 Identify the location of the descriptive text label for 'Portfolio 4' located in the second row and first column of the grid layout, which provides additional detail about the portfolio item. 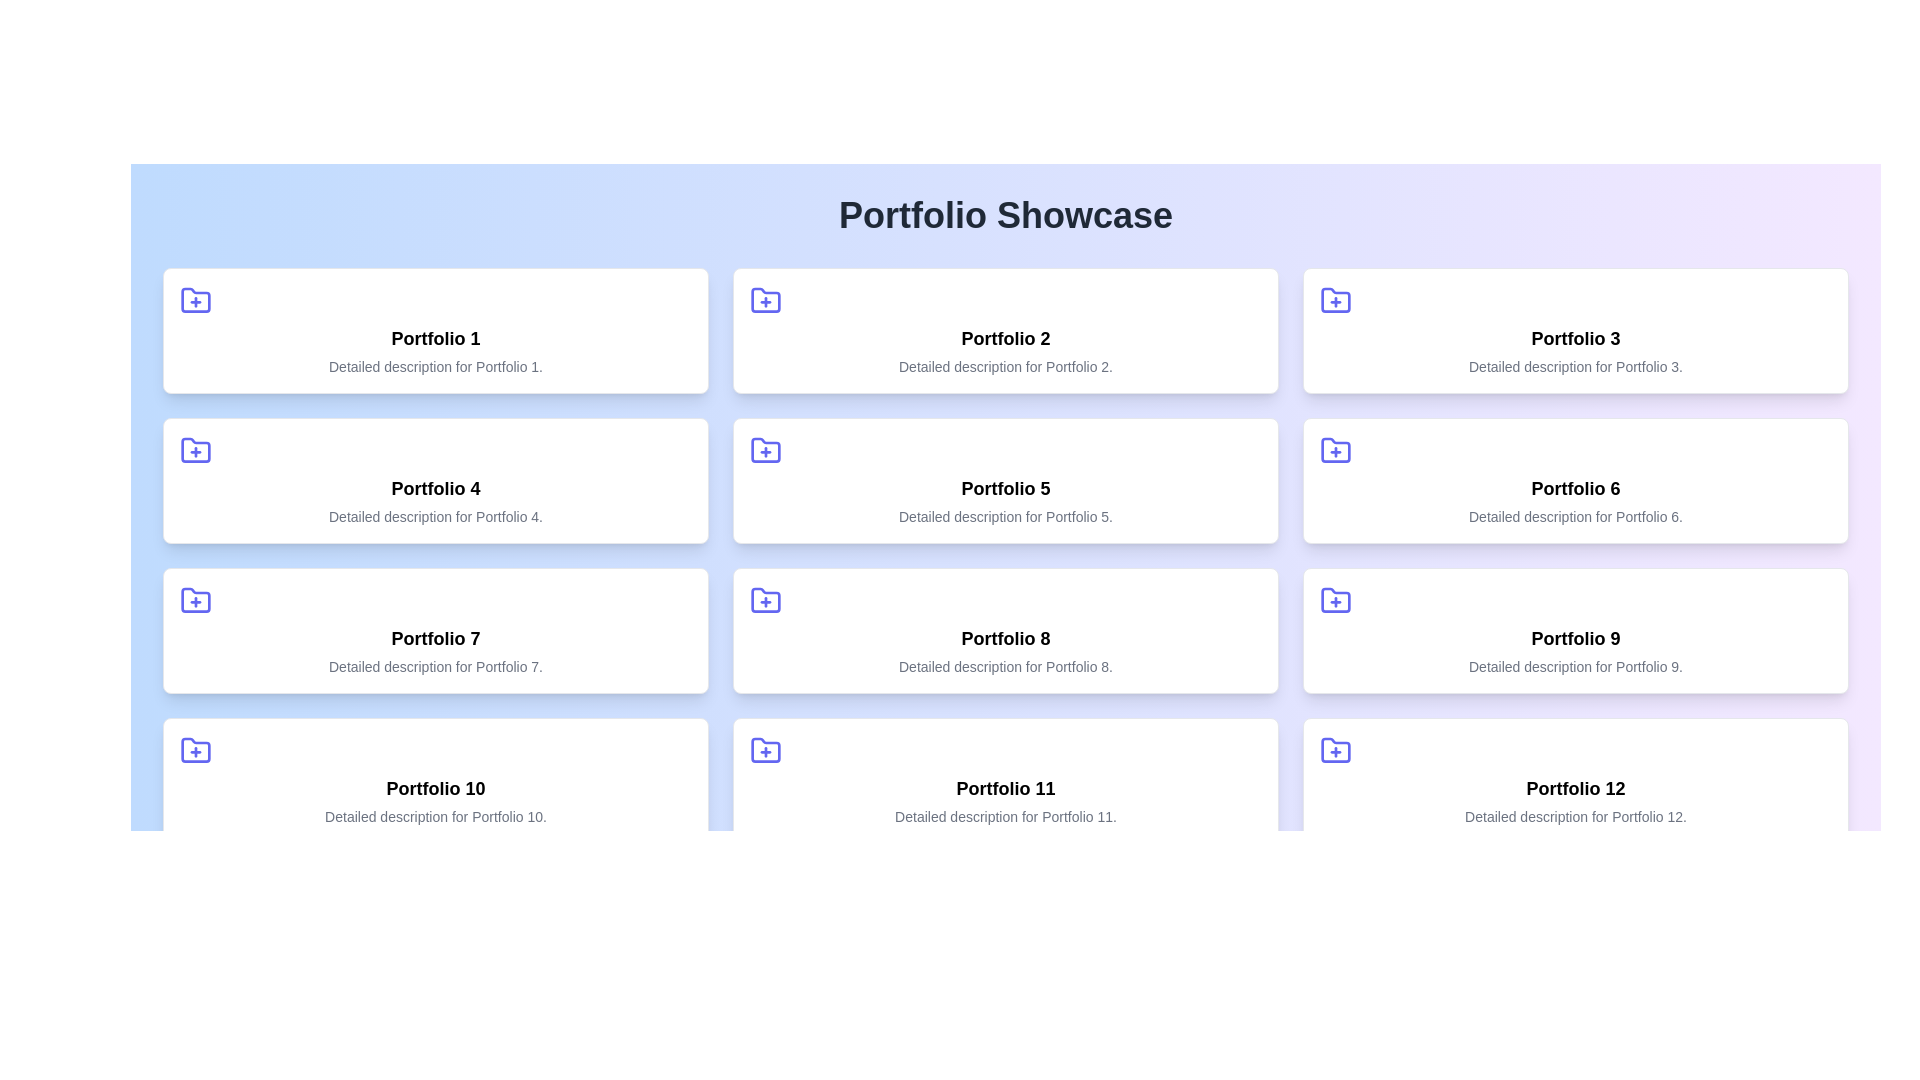
(435, 515).